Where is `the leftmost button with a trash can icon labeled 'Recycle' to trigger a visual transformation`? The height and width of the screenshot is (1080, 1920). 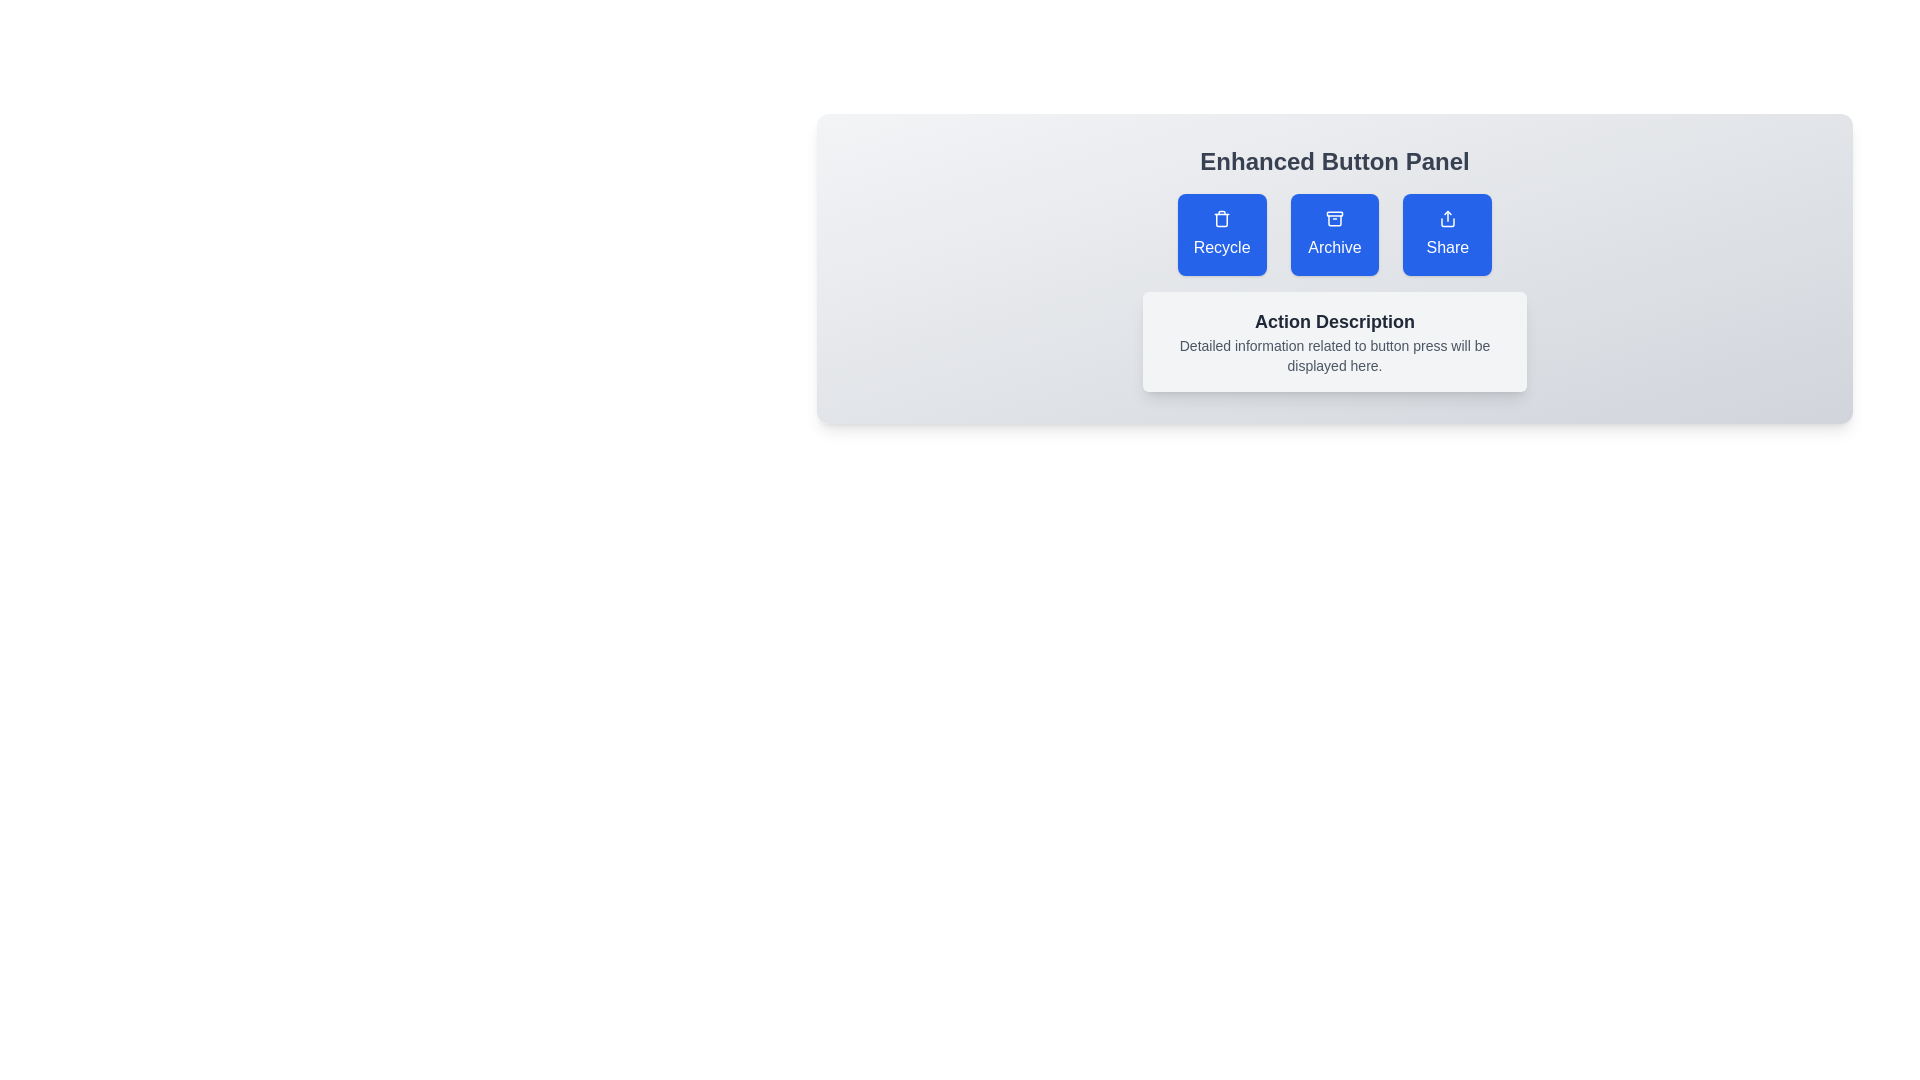
the leftmost button with a trash can icon labeled 'Recycle' to trigger a visual transformation is located at coordinates (1221, 234).